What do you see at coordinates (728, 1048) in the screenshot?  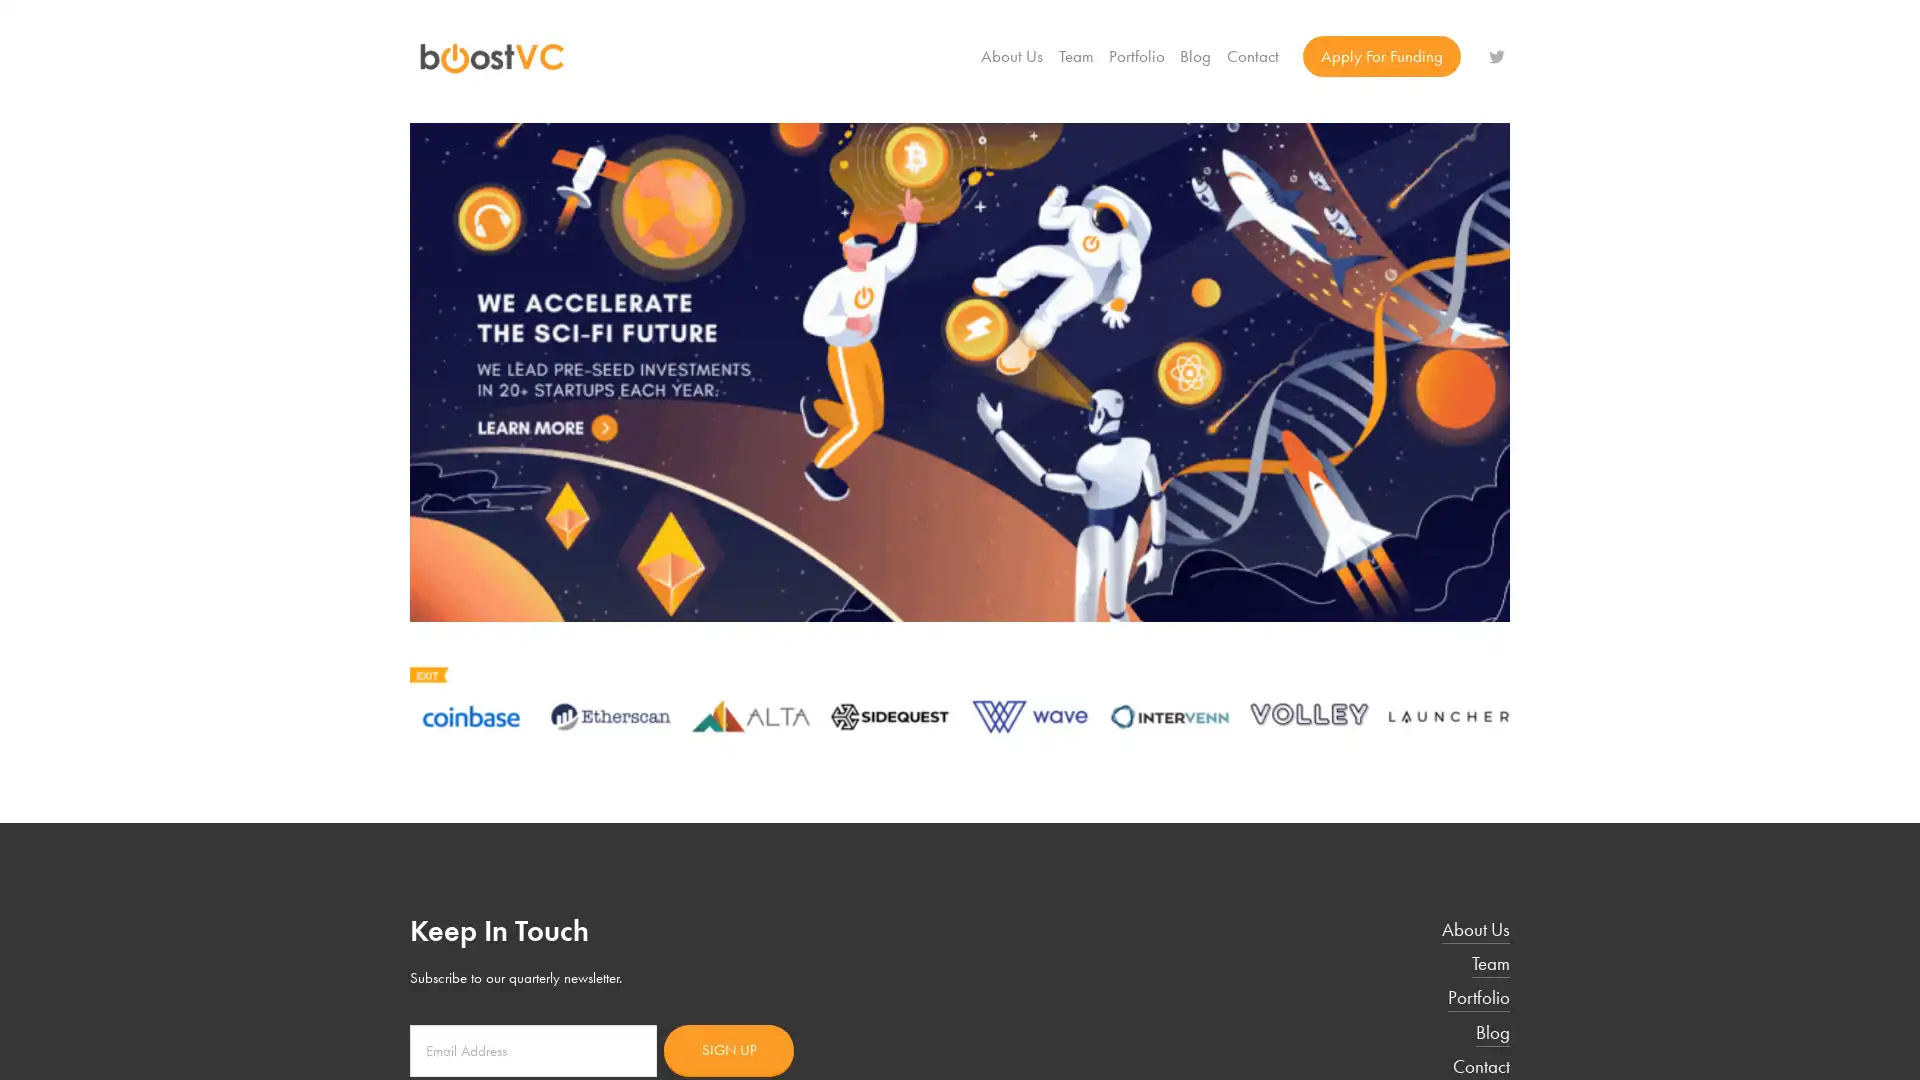 I see `SIGN UP` at bounding box center [728, 1048].